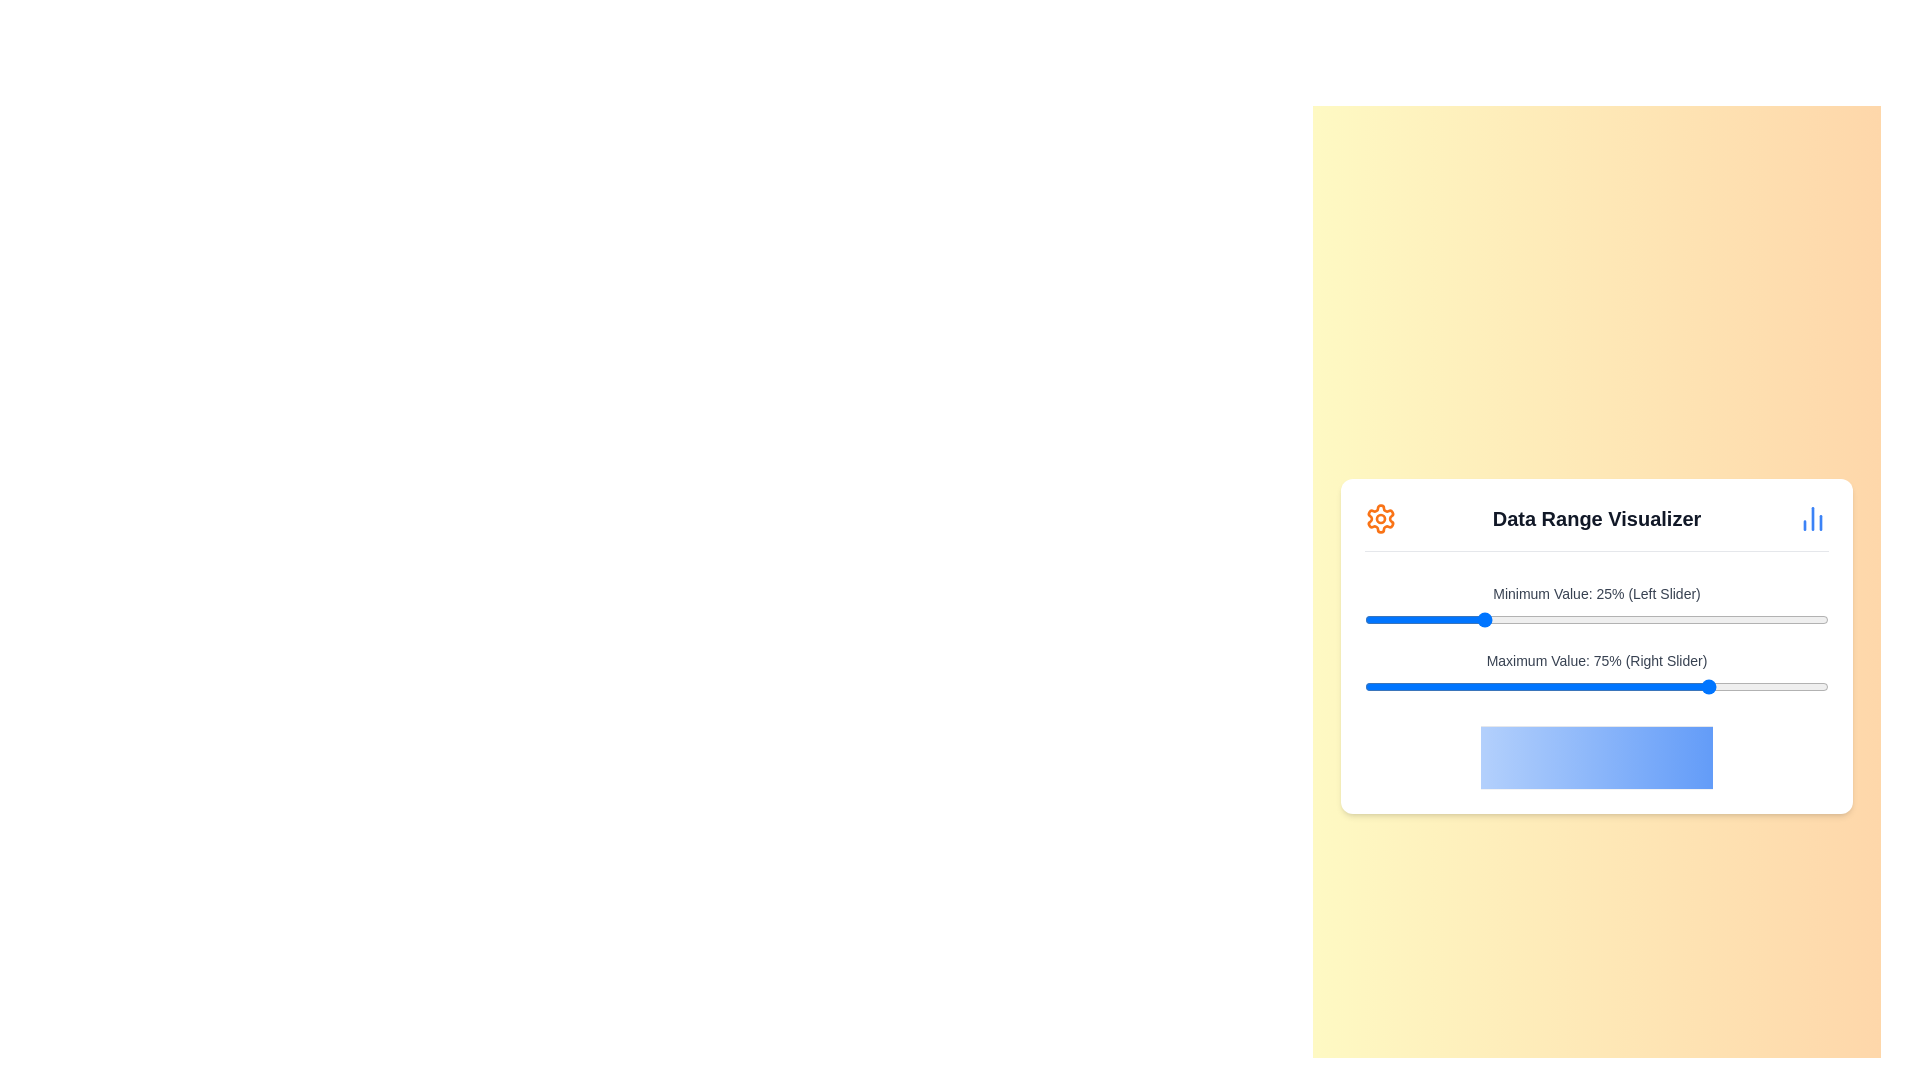 The height and width of the screenshot is (1080, 1920). What do you see at coordinates (1476, 685) in the screenshot?
I see `the slider` at bounding box center [1476, 685].